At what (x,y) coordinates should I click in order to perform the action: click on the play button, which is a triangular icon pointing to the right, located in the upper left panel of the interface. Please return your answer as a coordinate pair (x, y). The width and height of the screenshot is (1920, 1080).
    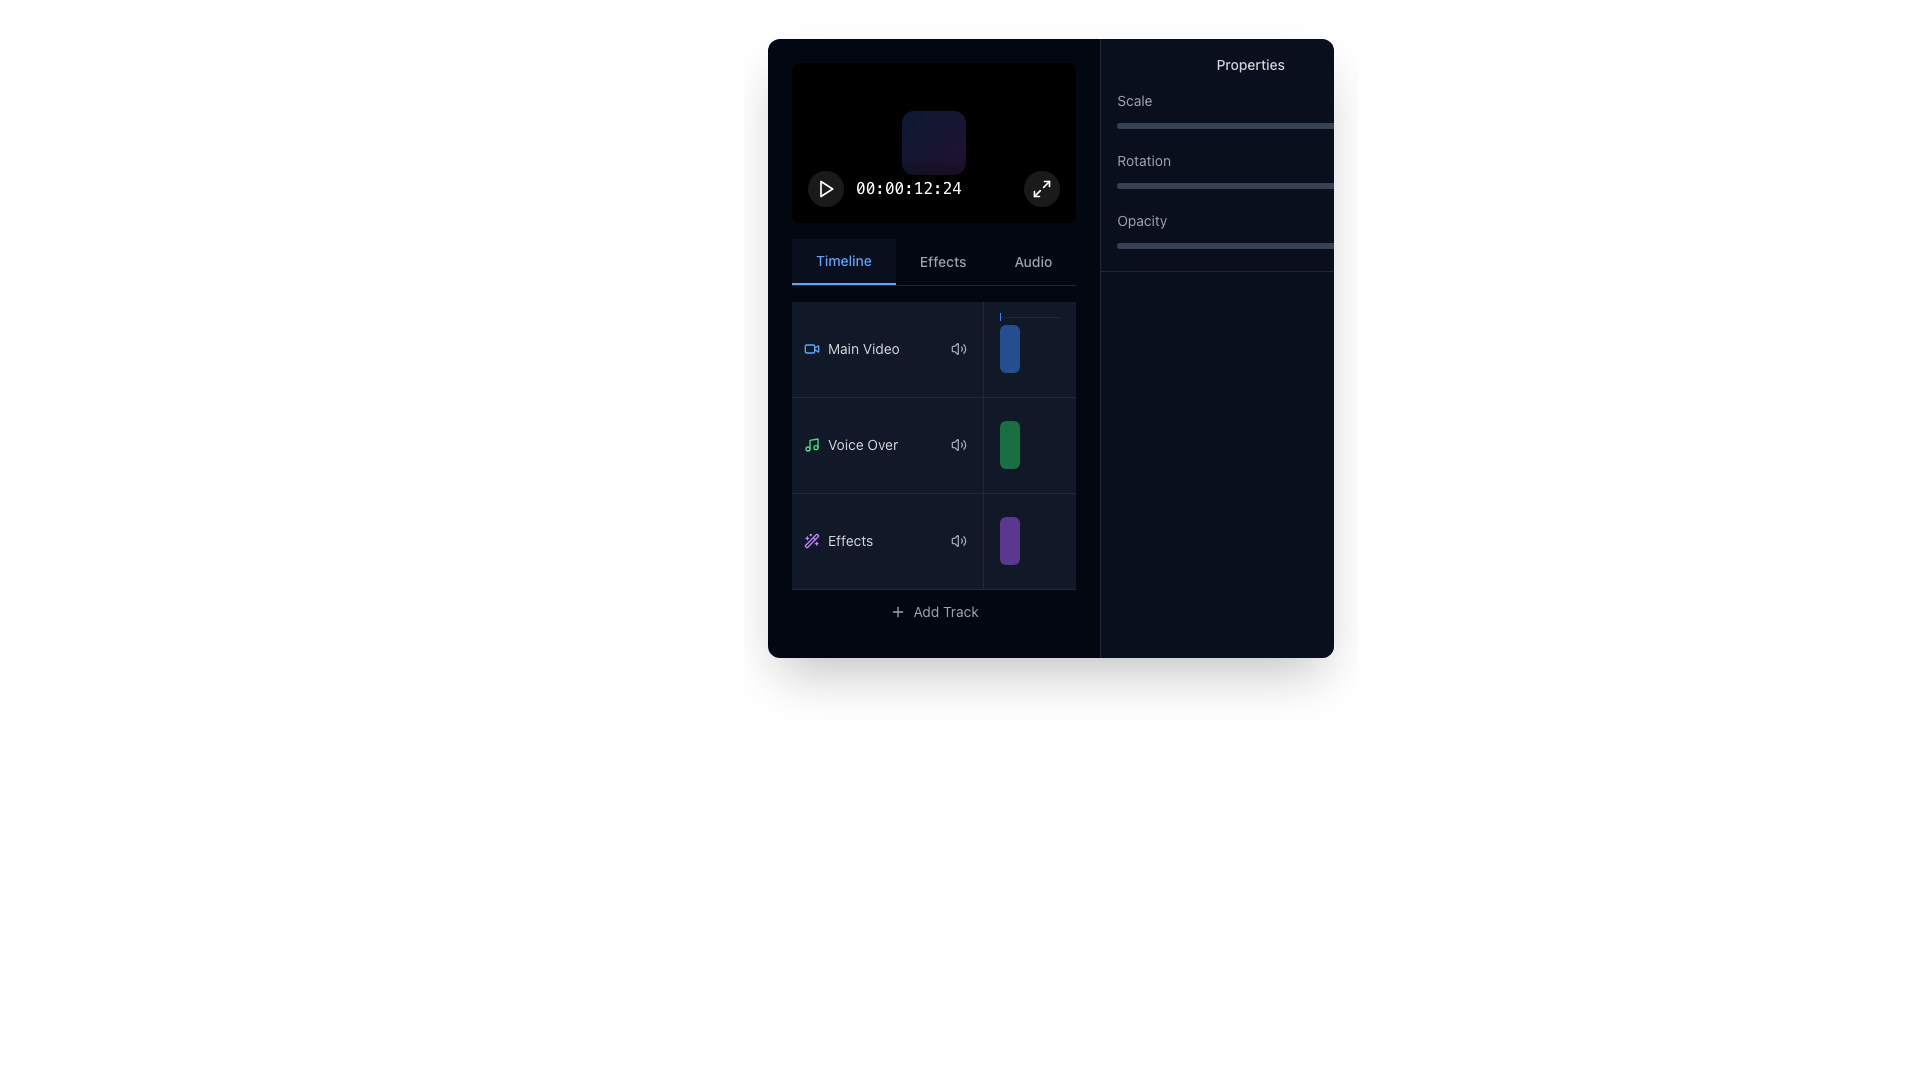
    Looking at the image, I should click on (826, 188).